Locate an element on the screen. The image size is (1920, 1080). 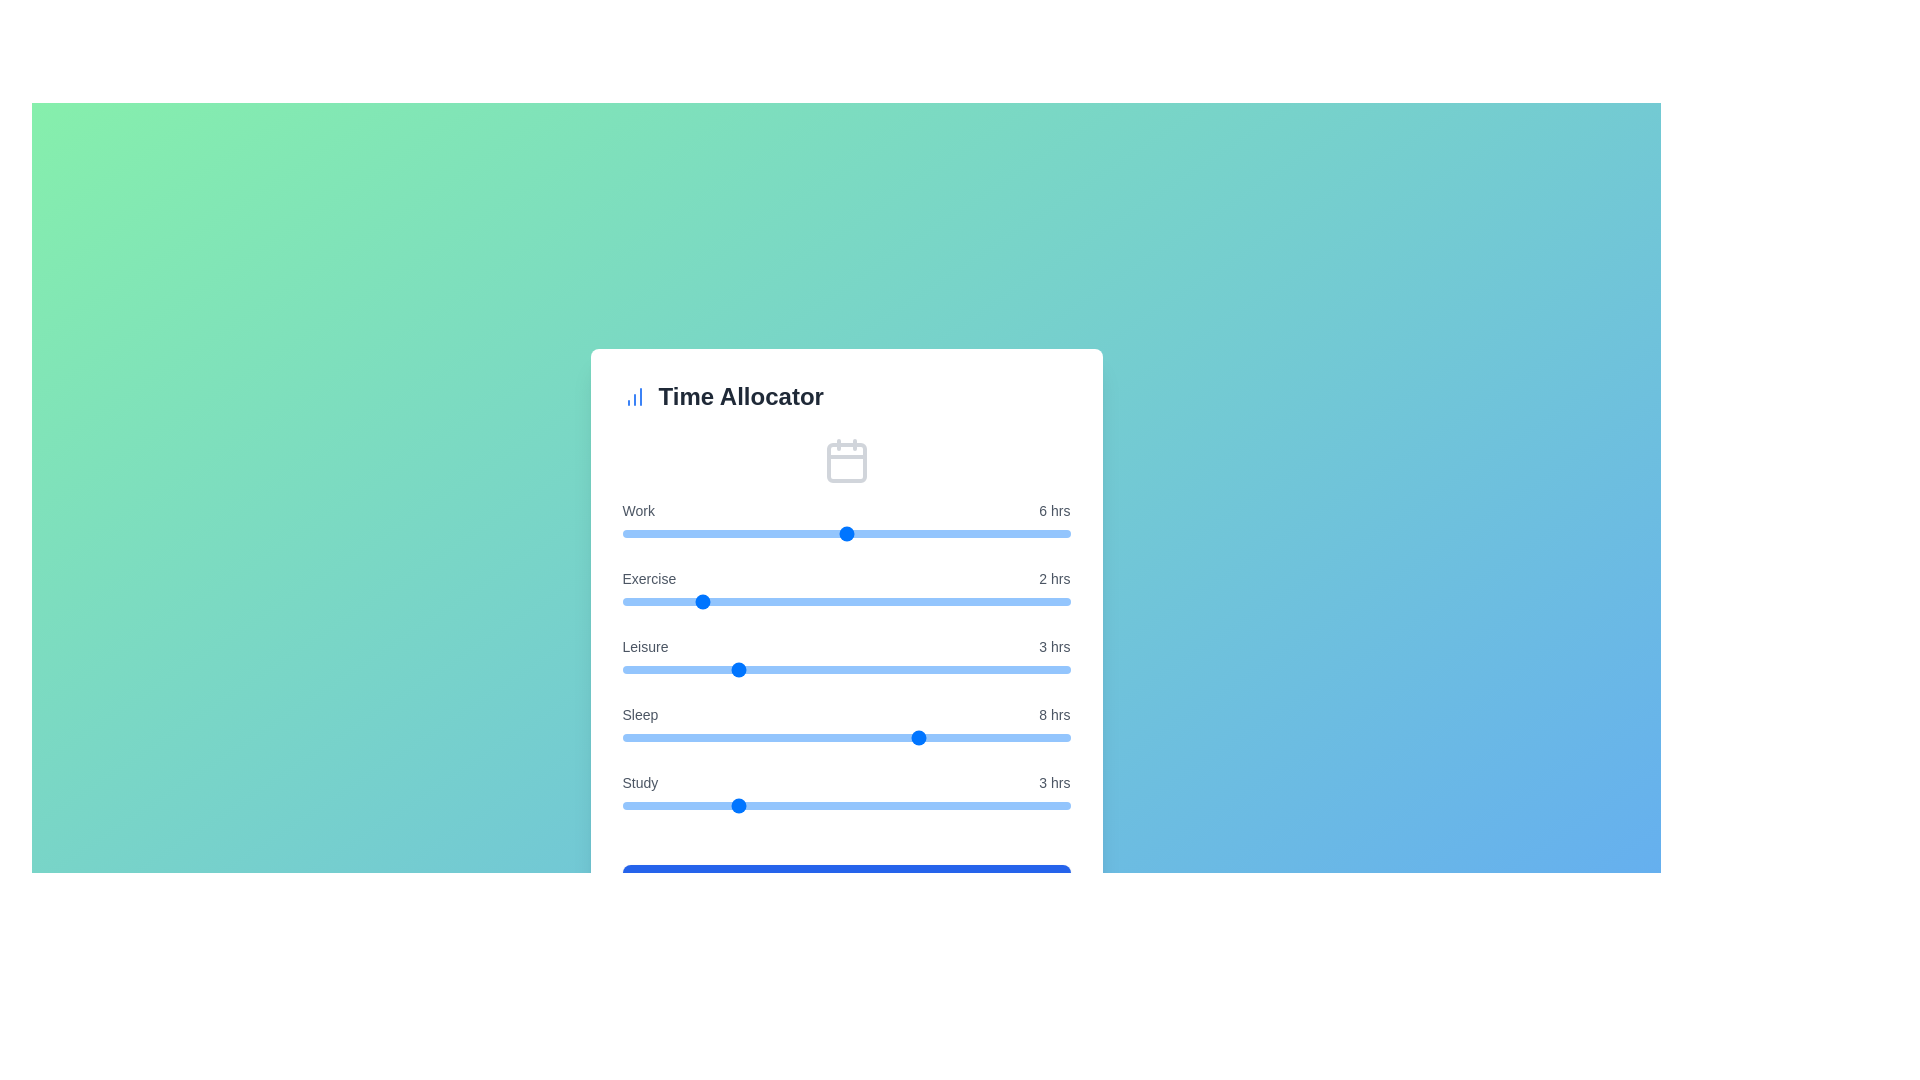
the calendar icon to activate its functionality is located at coordinates (846, 461).